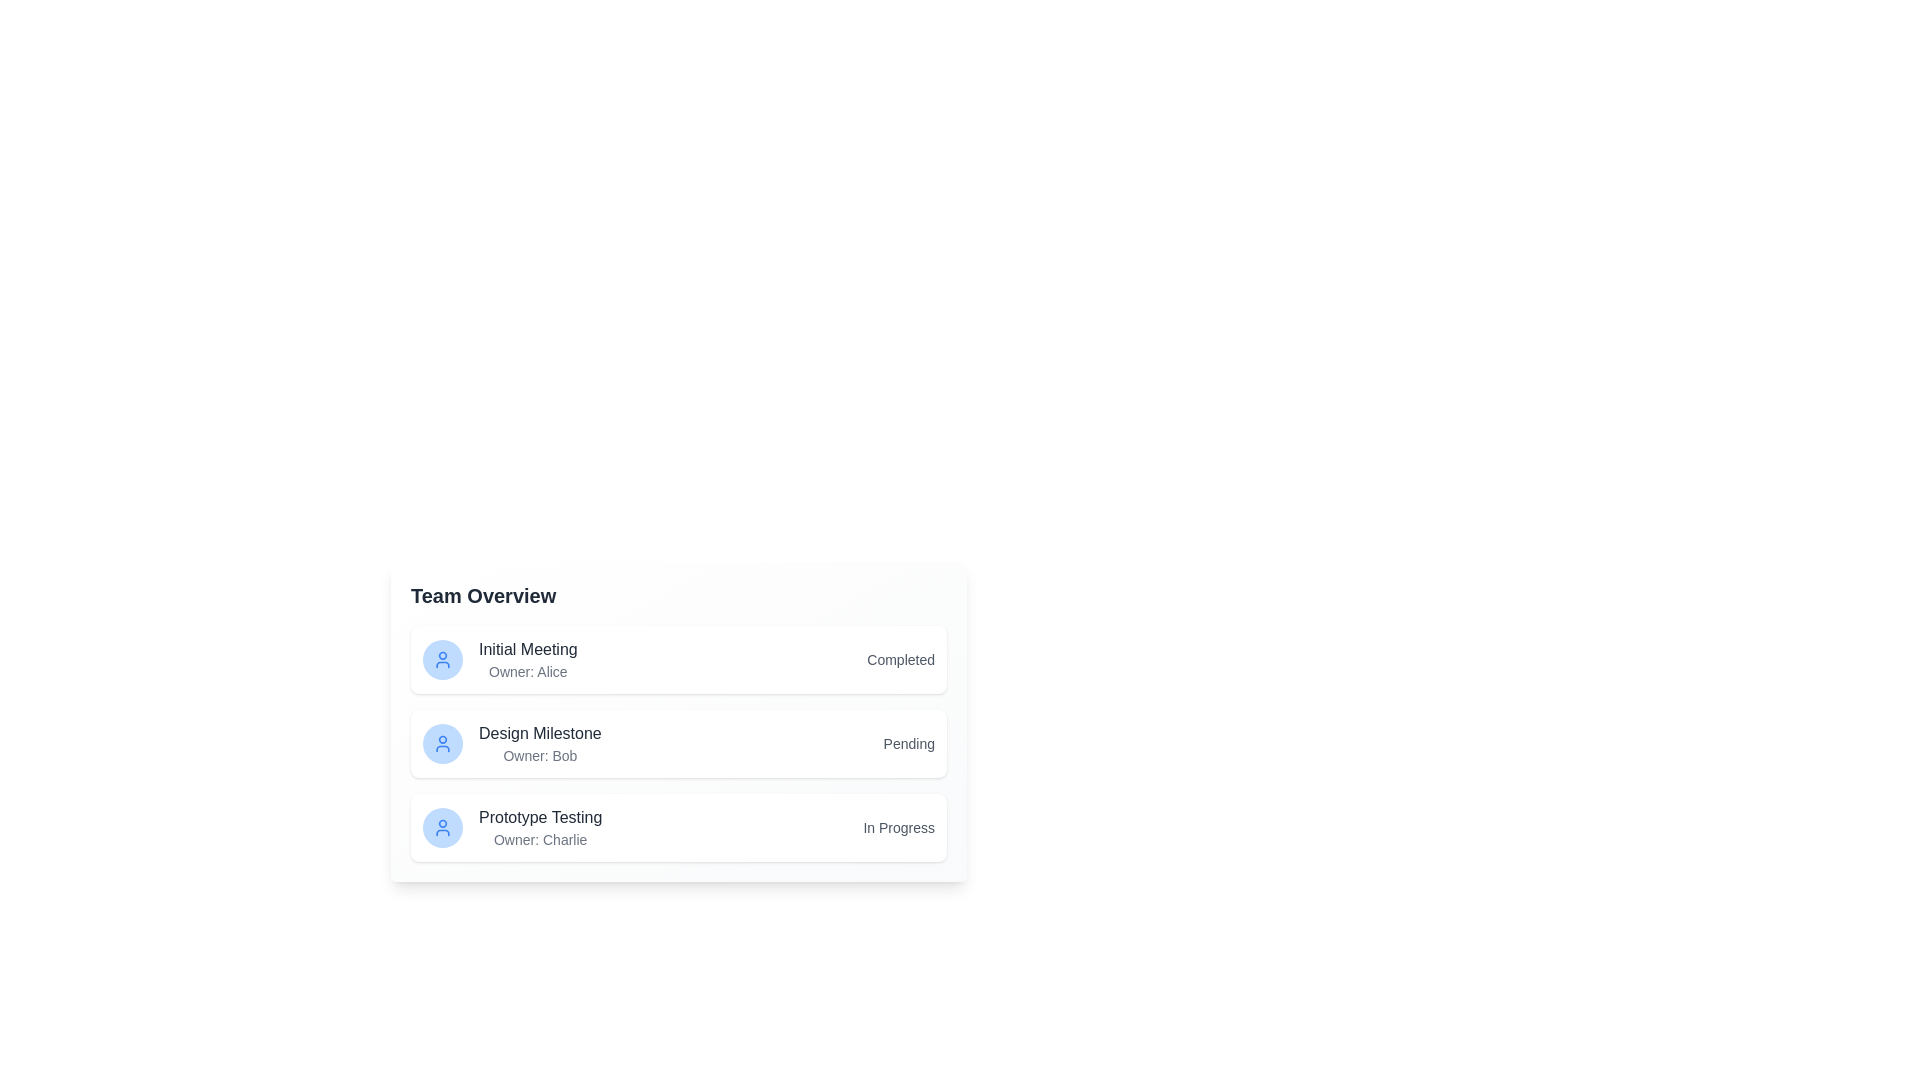  I want to click on the text label displaying 'Pending' in the bottom-right corner of the 'Design Milestone' card, so click(908, 744).